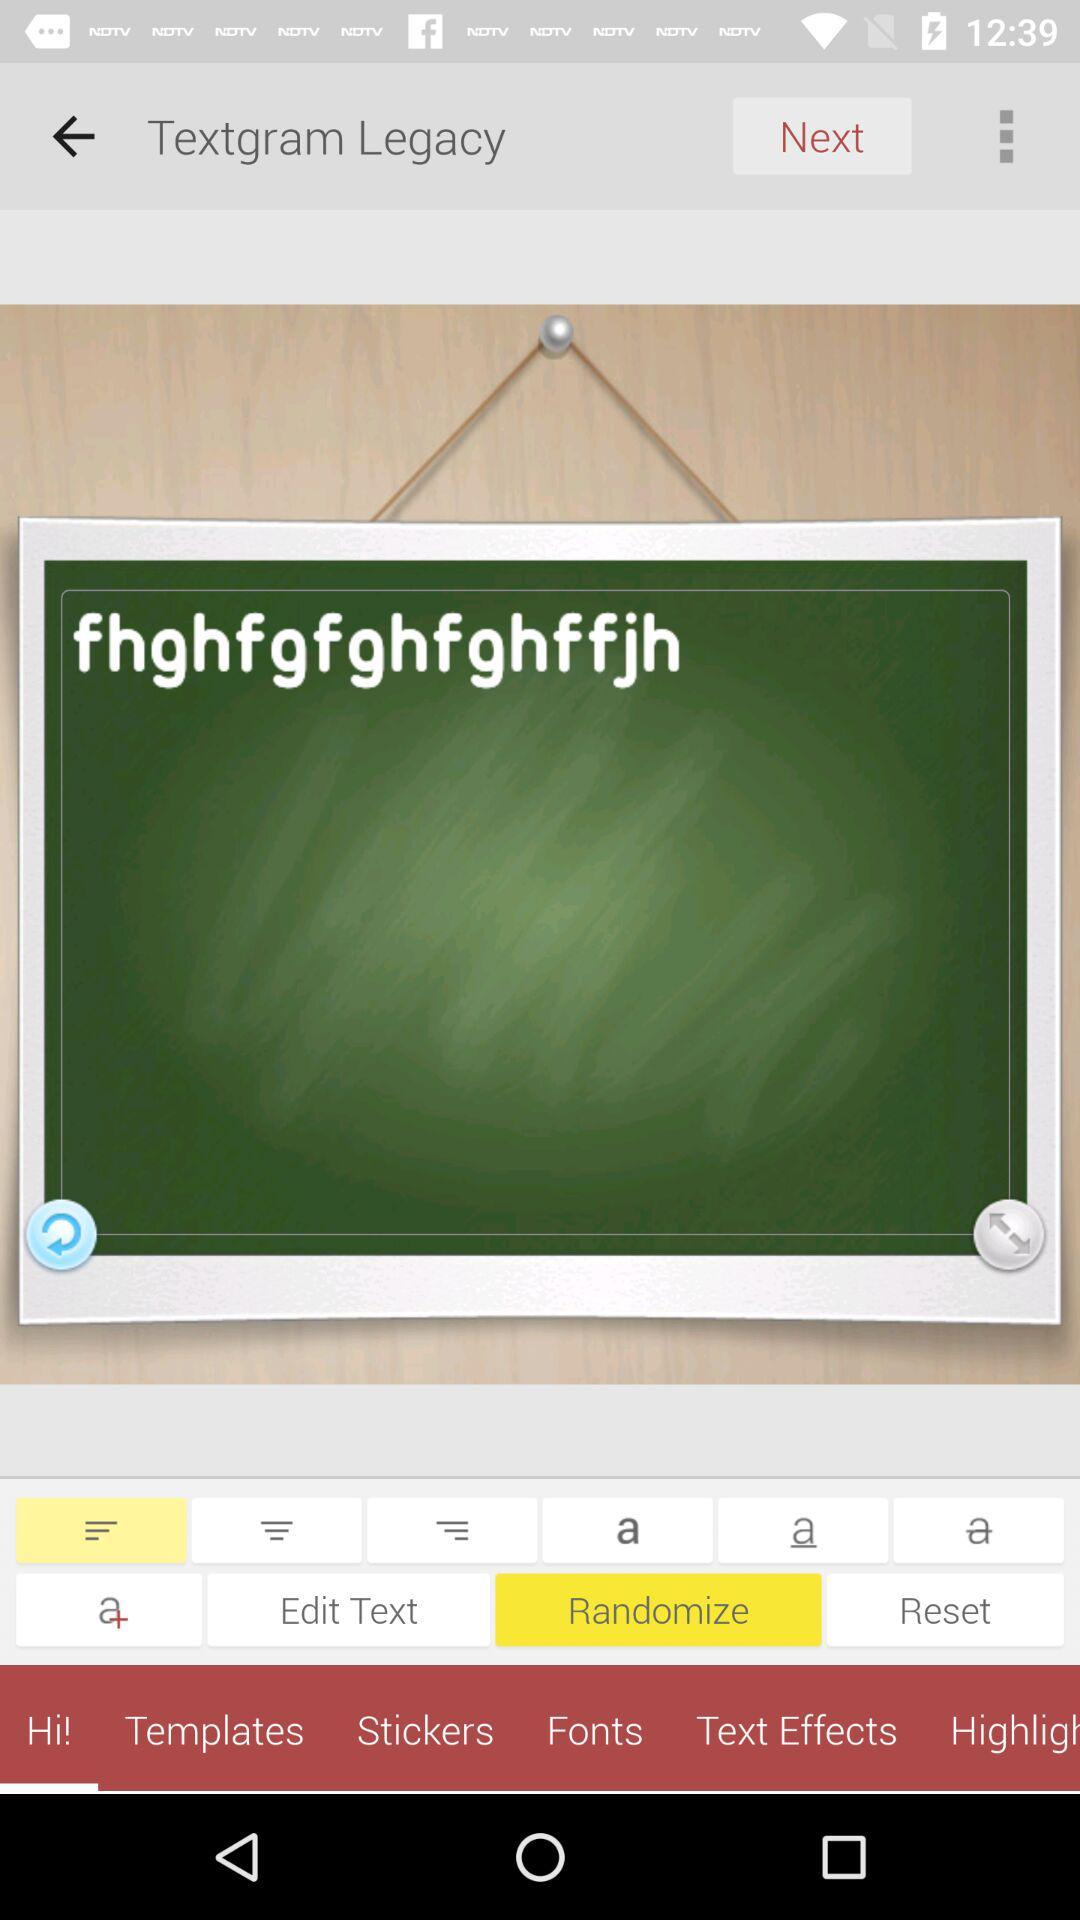 This screenshot has height=1920, width=1080. Describe the element at coordinates (424, 1728) in the screenshot. I see `the app to the left of the fonts` at that location.